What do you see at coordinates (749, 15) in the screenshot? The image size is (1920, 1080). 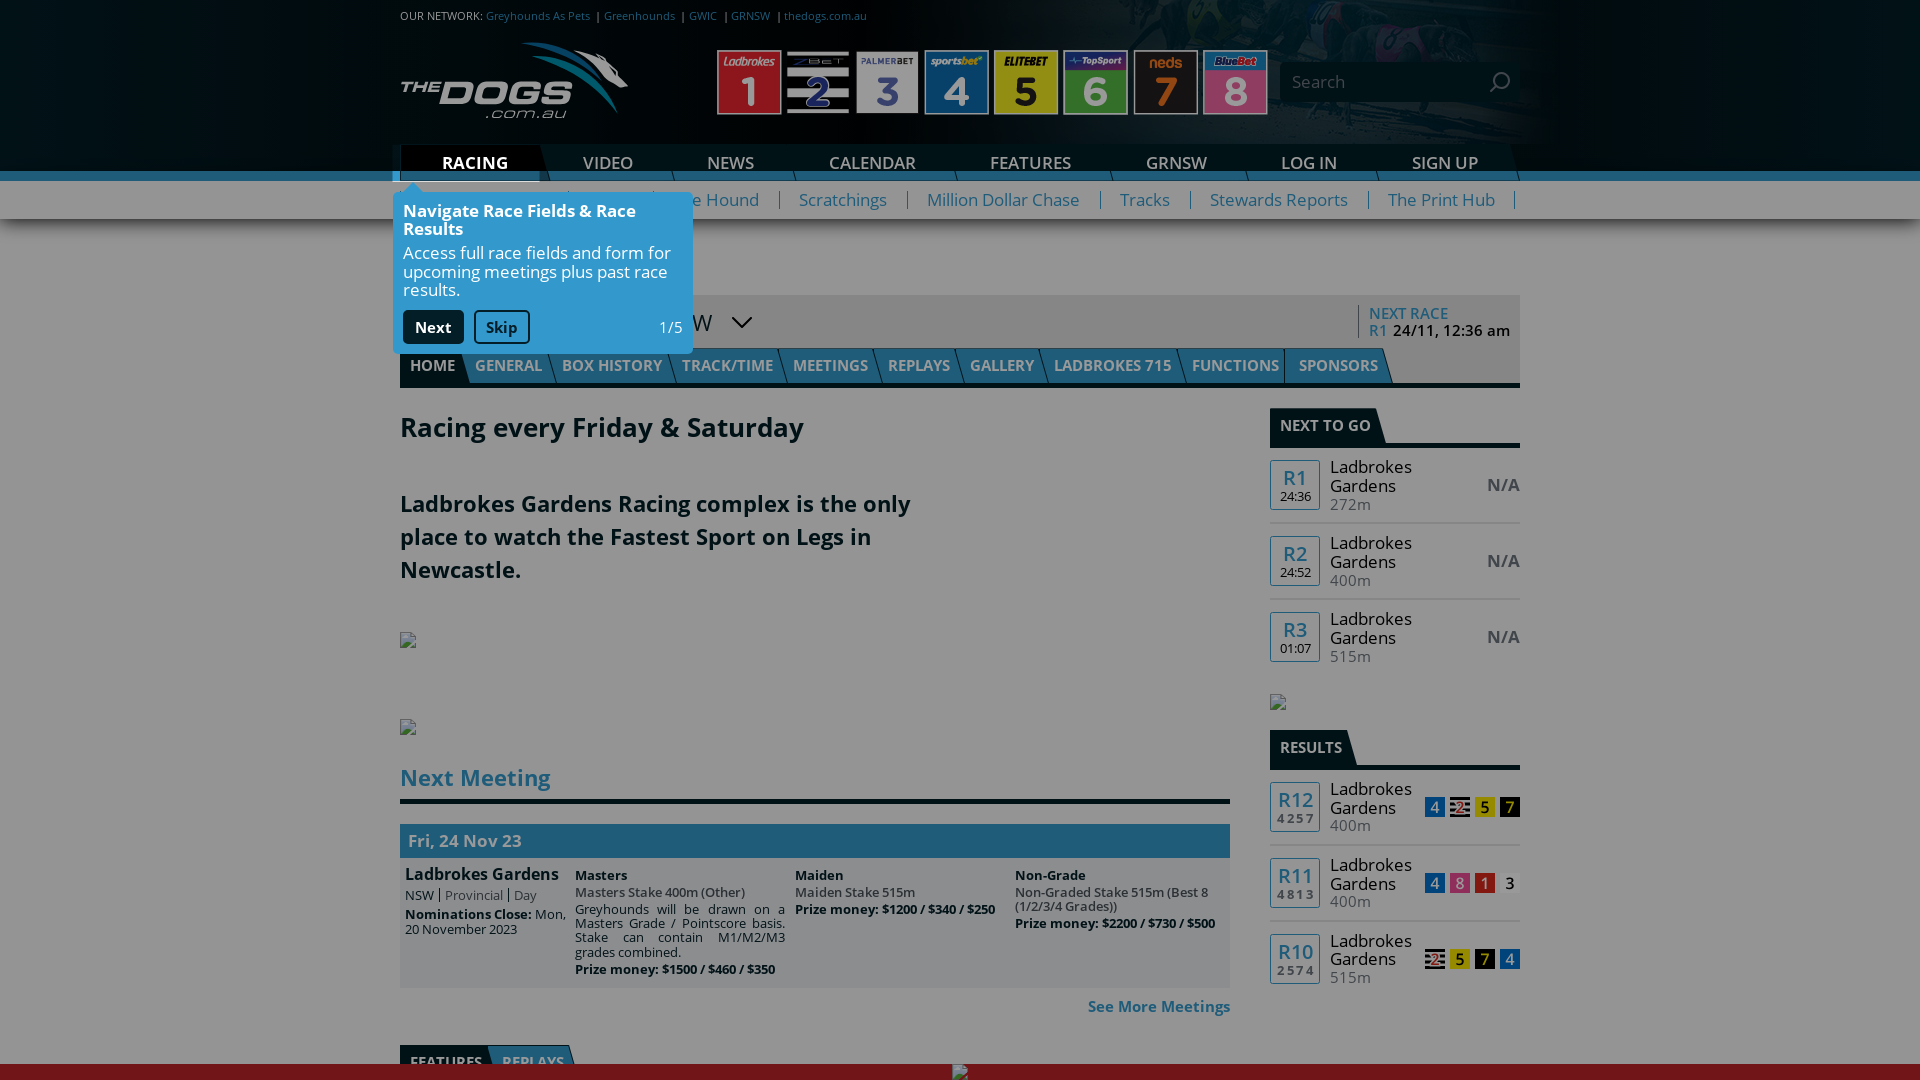 I see `'GRNSW'` at bounding box center [749, 15].